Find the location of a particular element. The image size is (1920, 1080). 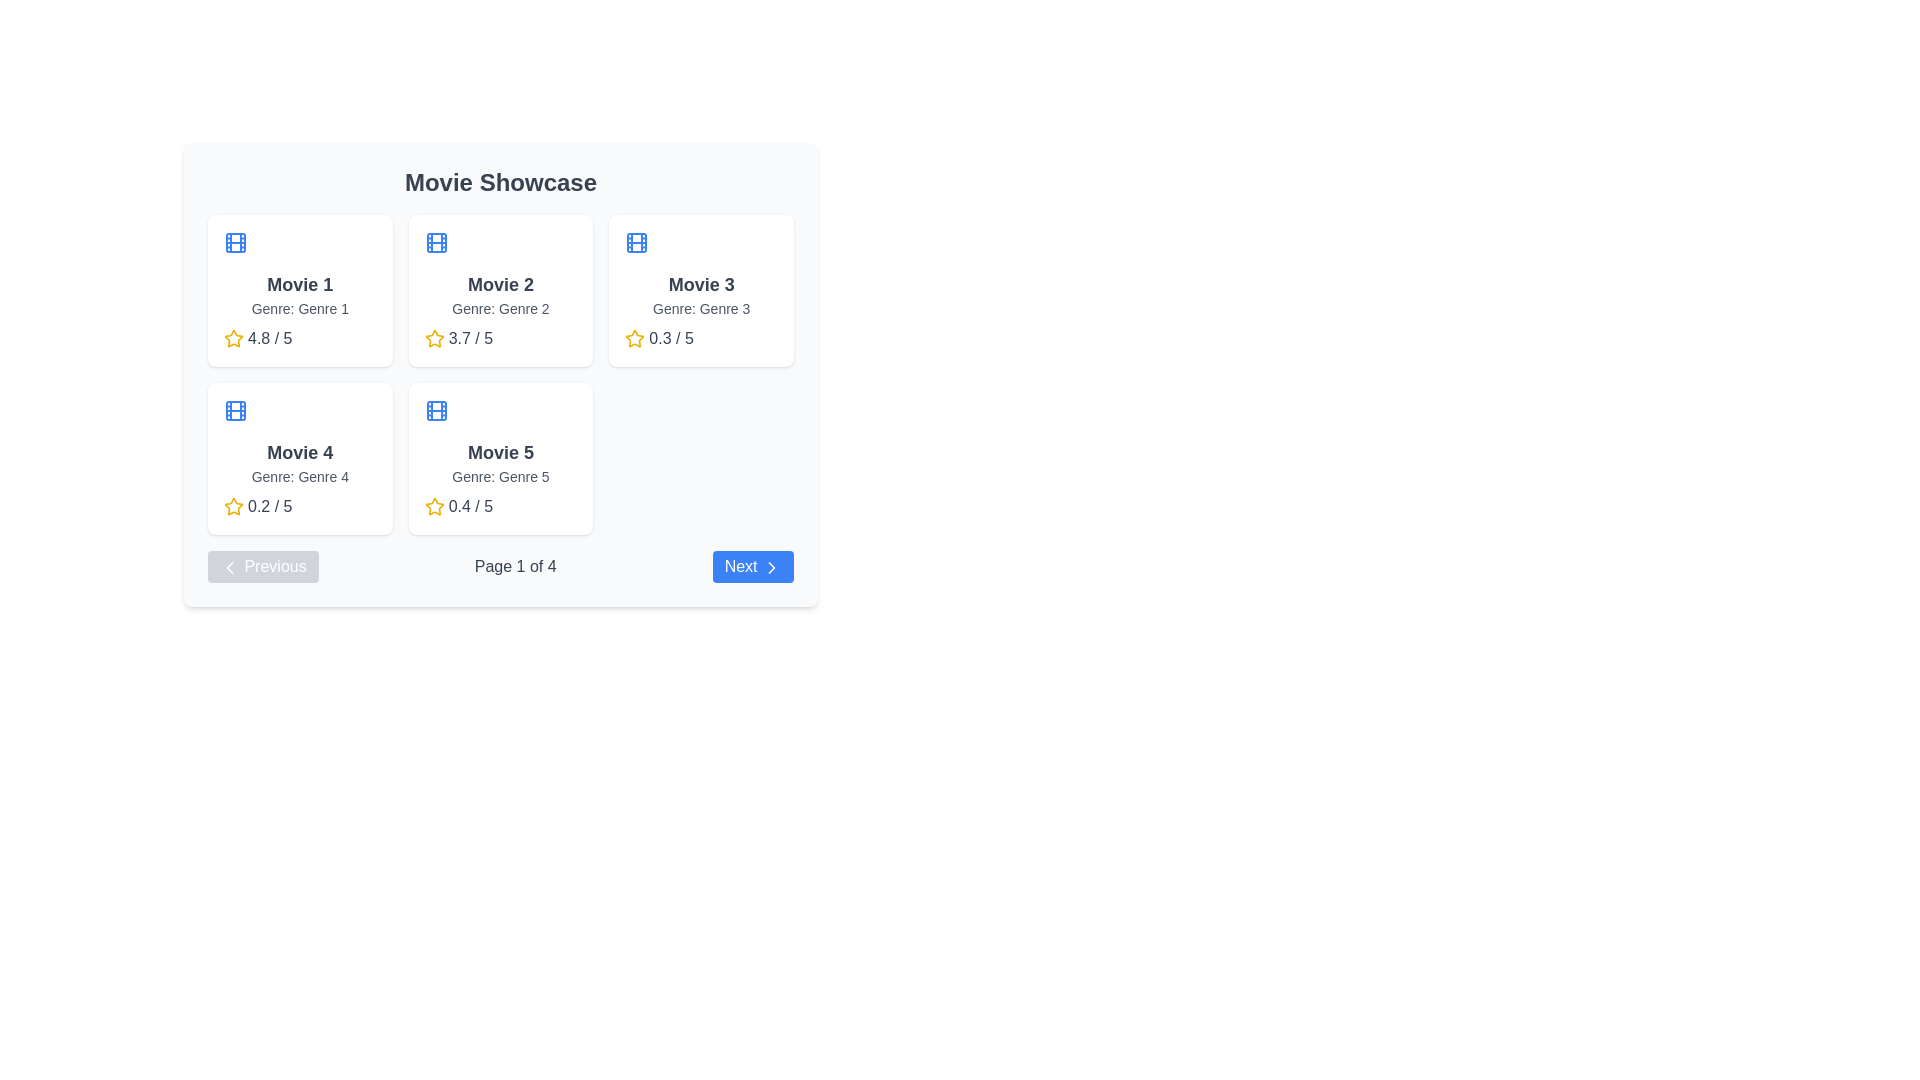

the text component displaying the title 'Movie 5' is located at coordinates (500, 452).